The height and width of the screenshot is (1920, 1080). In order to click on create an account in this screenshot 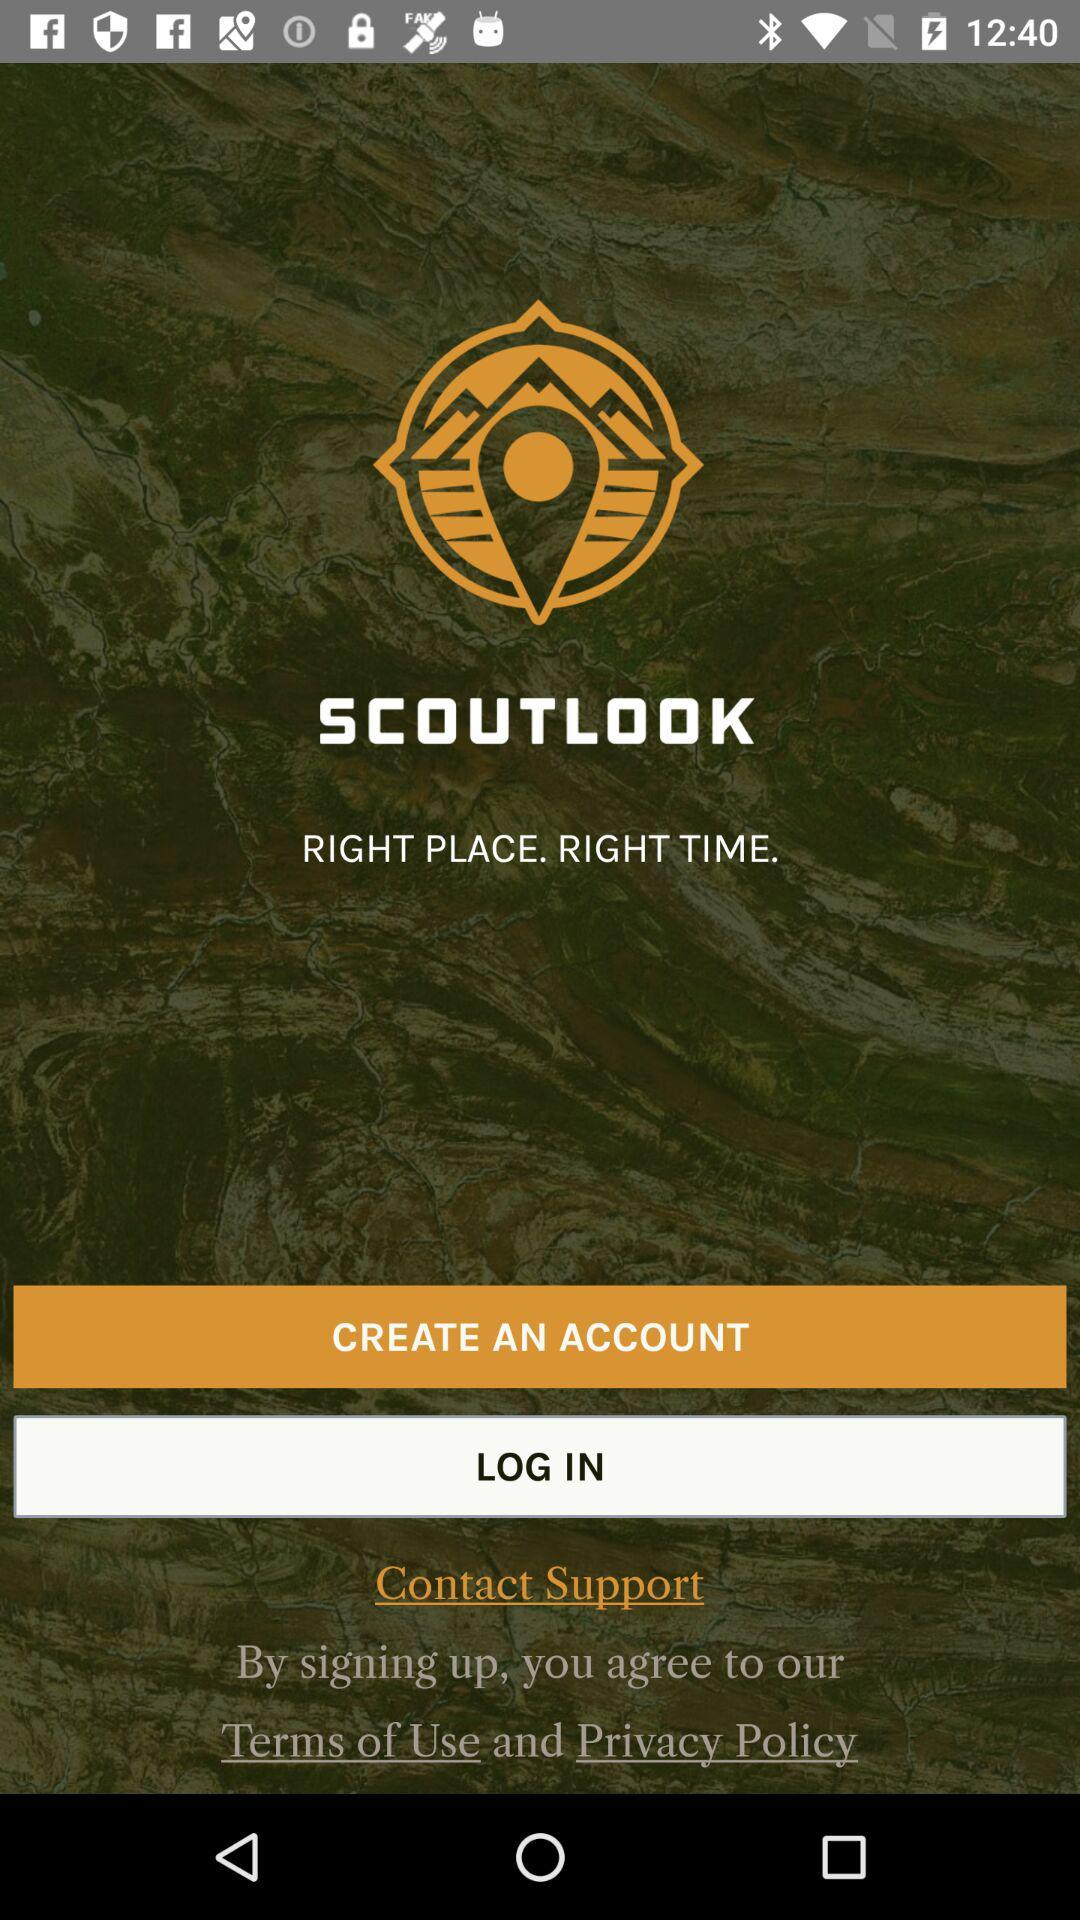, I will do `click(540, 1336)`.